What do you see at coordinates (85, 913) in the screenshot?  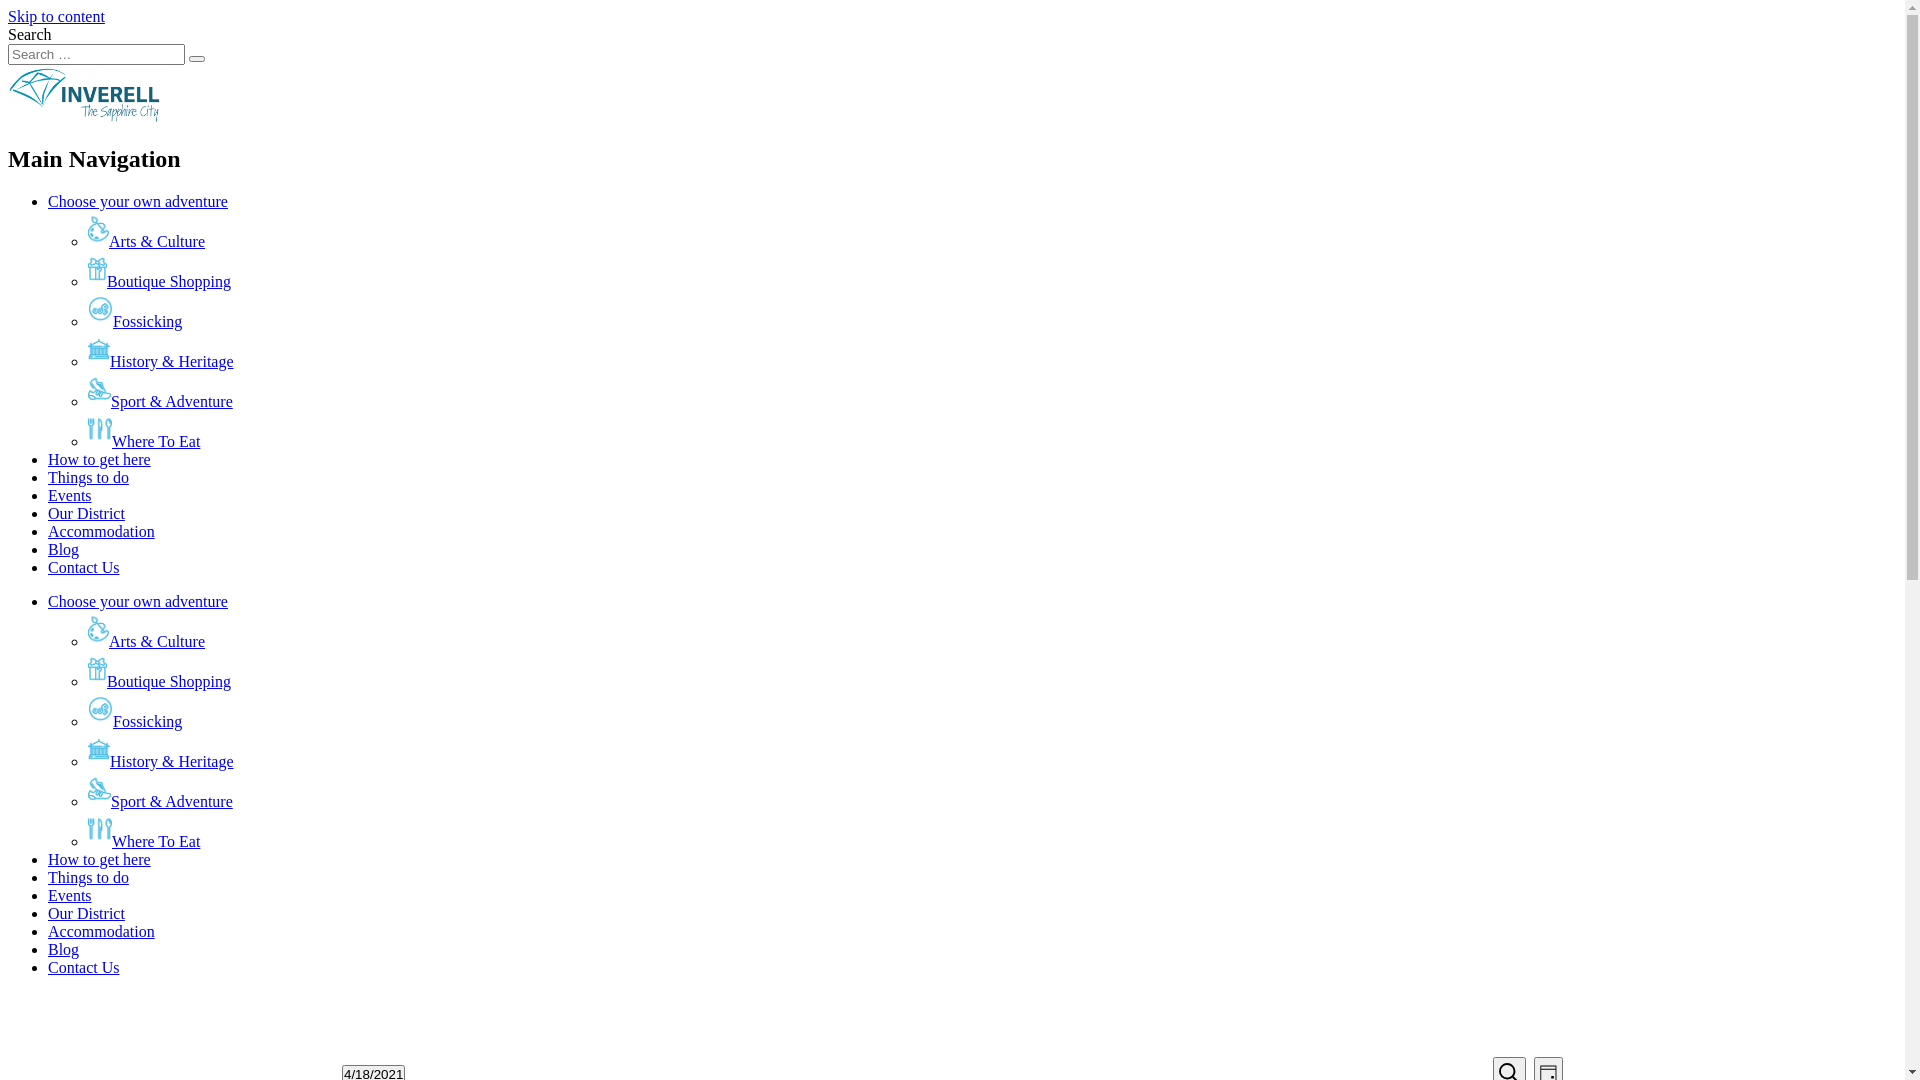 I see `'Our District'` at bounding box center [85, 913].